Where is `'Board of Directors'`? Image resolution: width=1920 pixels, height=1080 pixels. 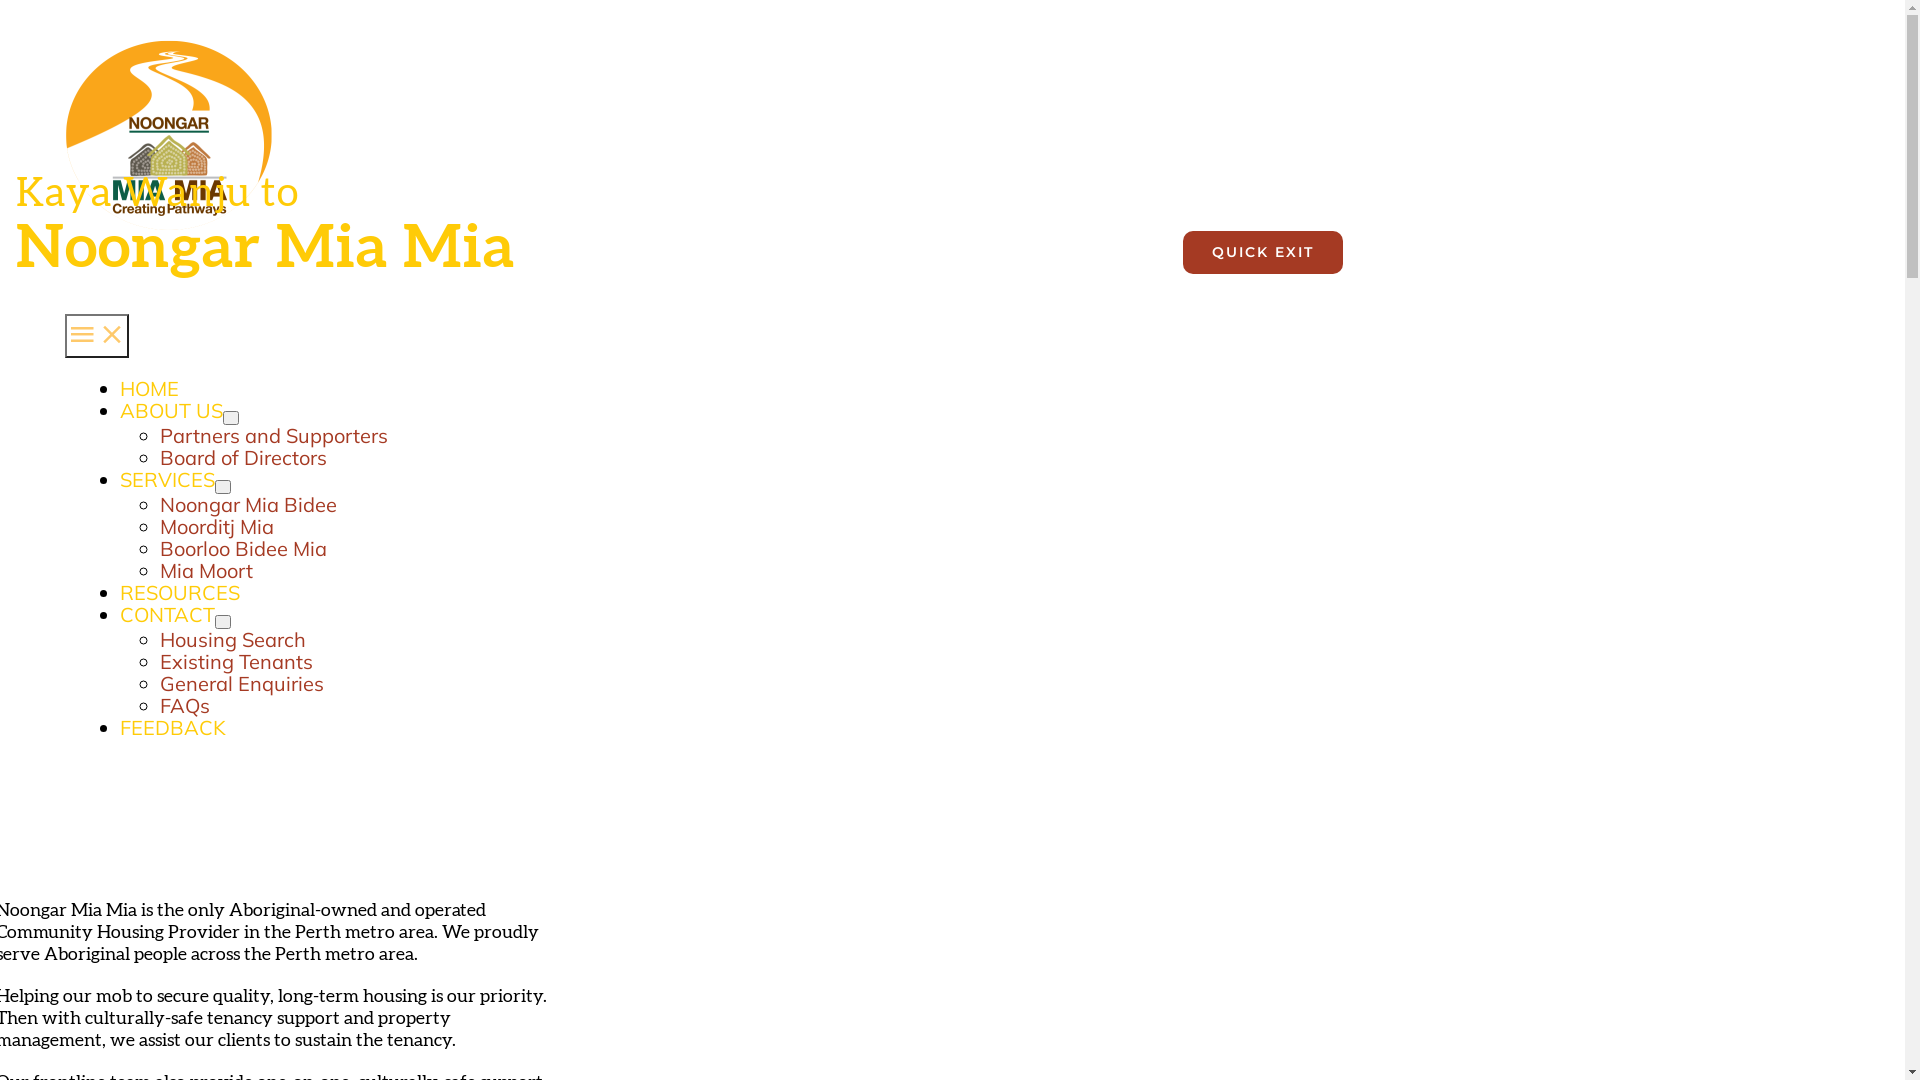
'Board of Directors' is located at coordinates (158, 457).